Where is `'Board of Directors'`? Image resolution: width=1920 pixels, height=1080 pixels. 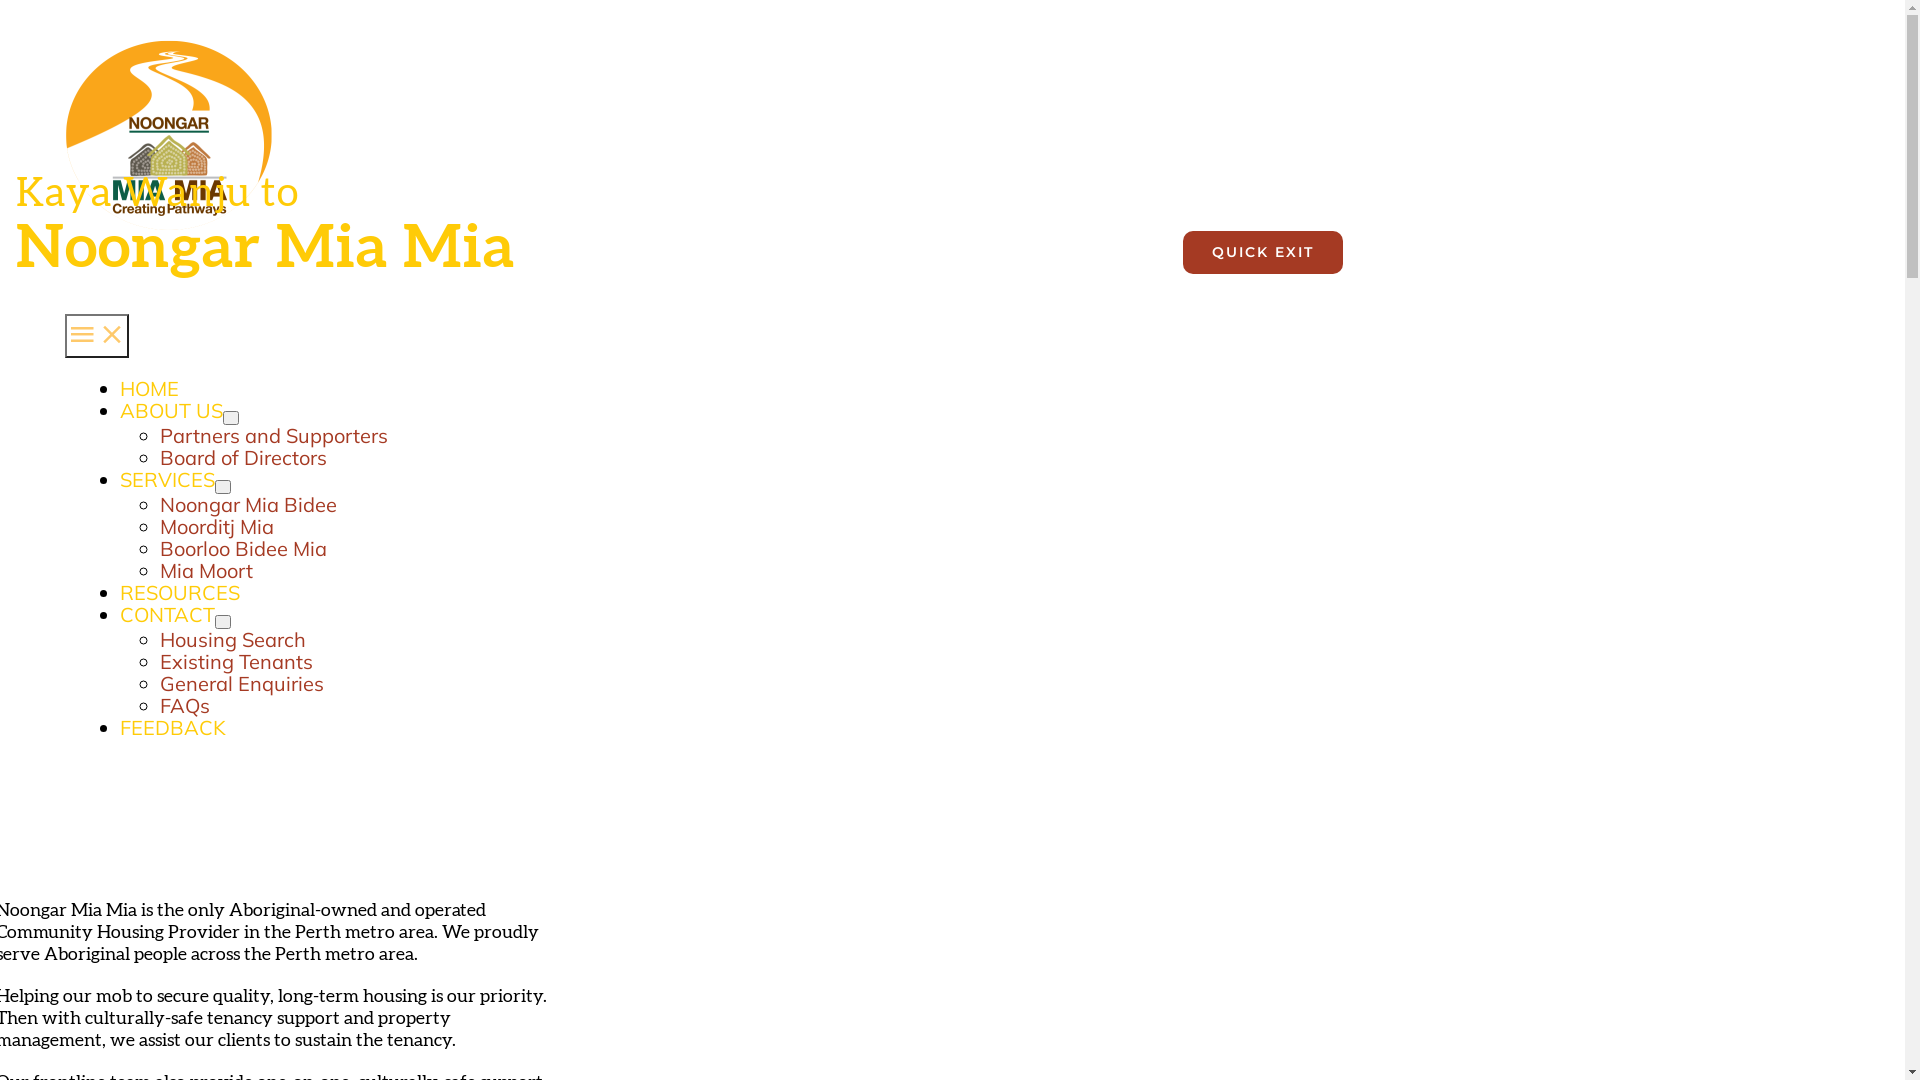
'Board of Directors' is located at coordinates (158, 457).